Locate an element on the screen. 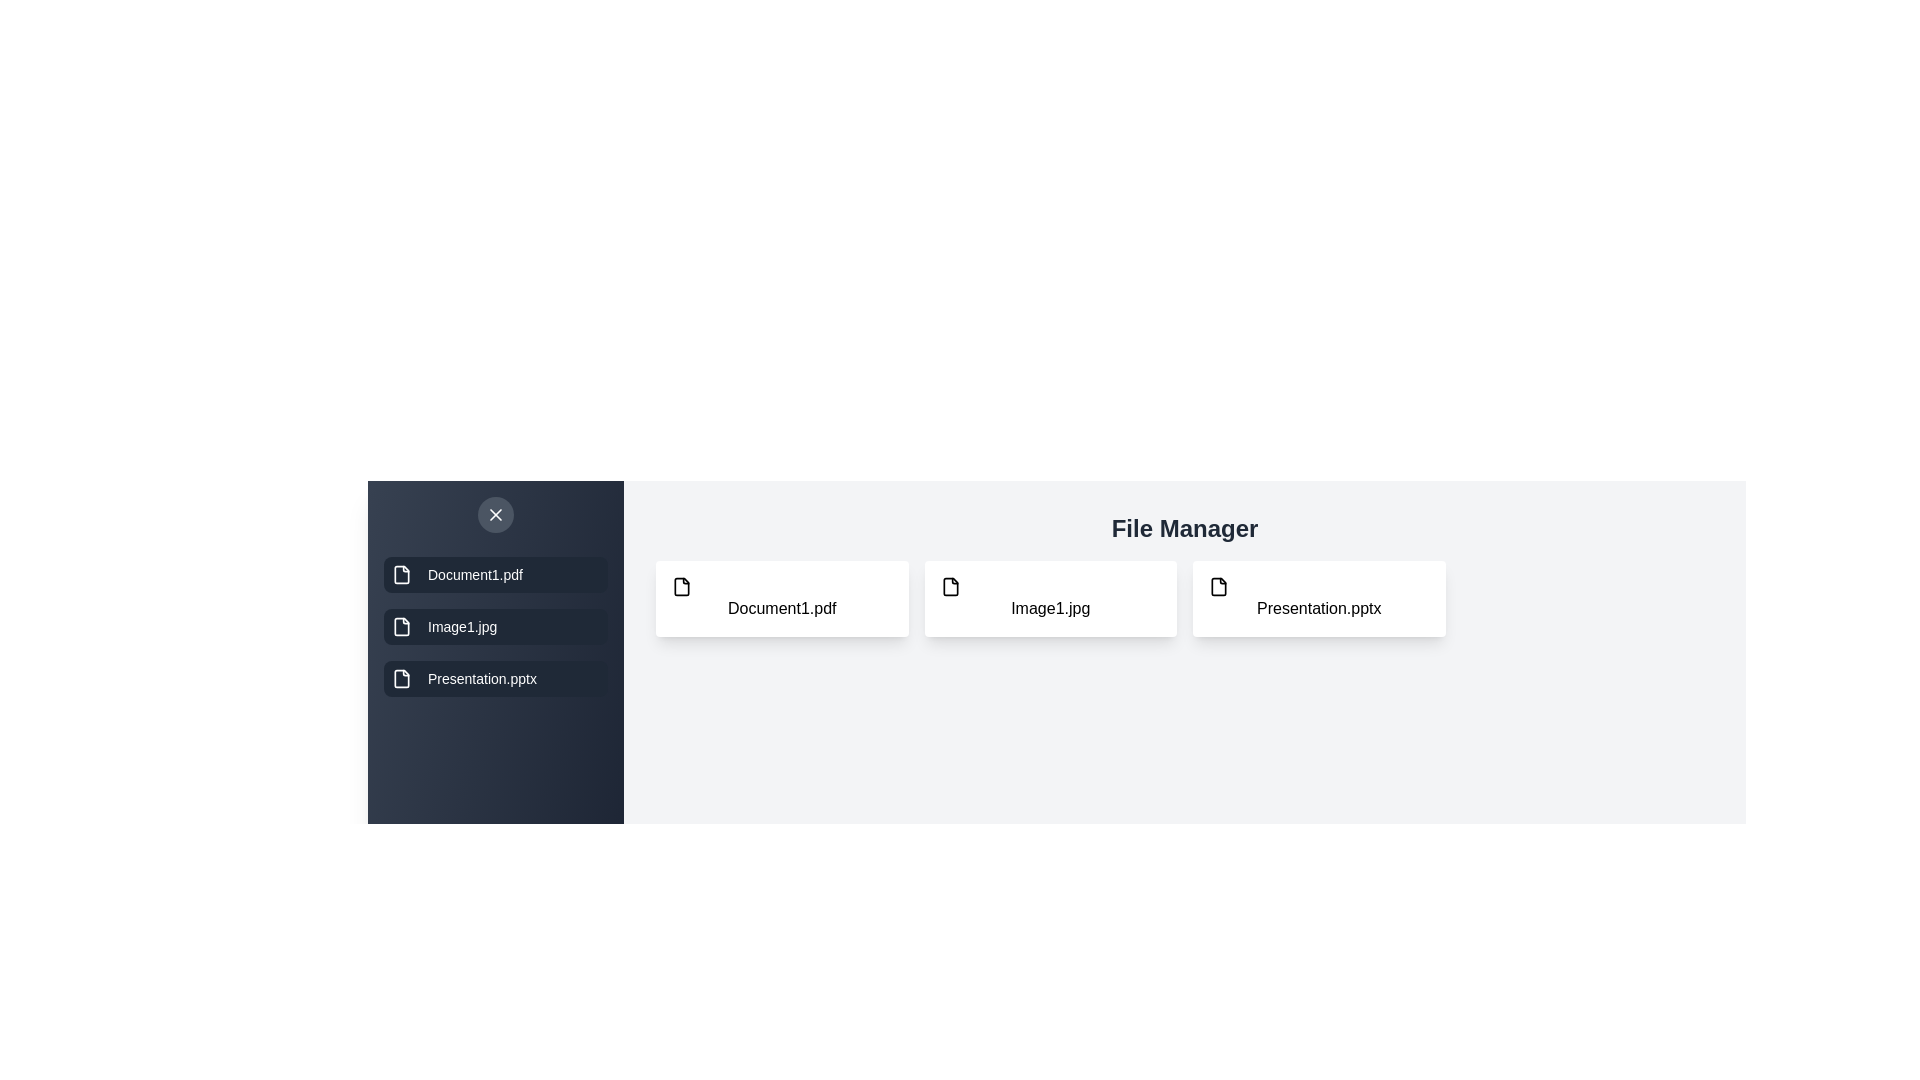 The height and width of the screenshot is (1080, 1920). the file Document1.pdf in the main grid is located at coordinates (781, 597).